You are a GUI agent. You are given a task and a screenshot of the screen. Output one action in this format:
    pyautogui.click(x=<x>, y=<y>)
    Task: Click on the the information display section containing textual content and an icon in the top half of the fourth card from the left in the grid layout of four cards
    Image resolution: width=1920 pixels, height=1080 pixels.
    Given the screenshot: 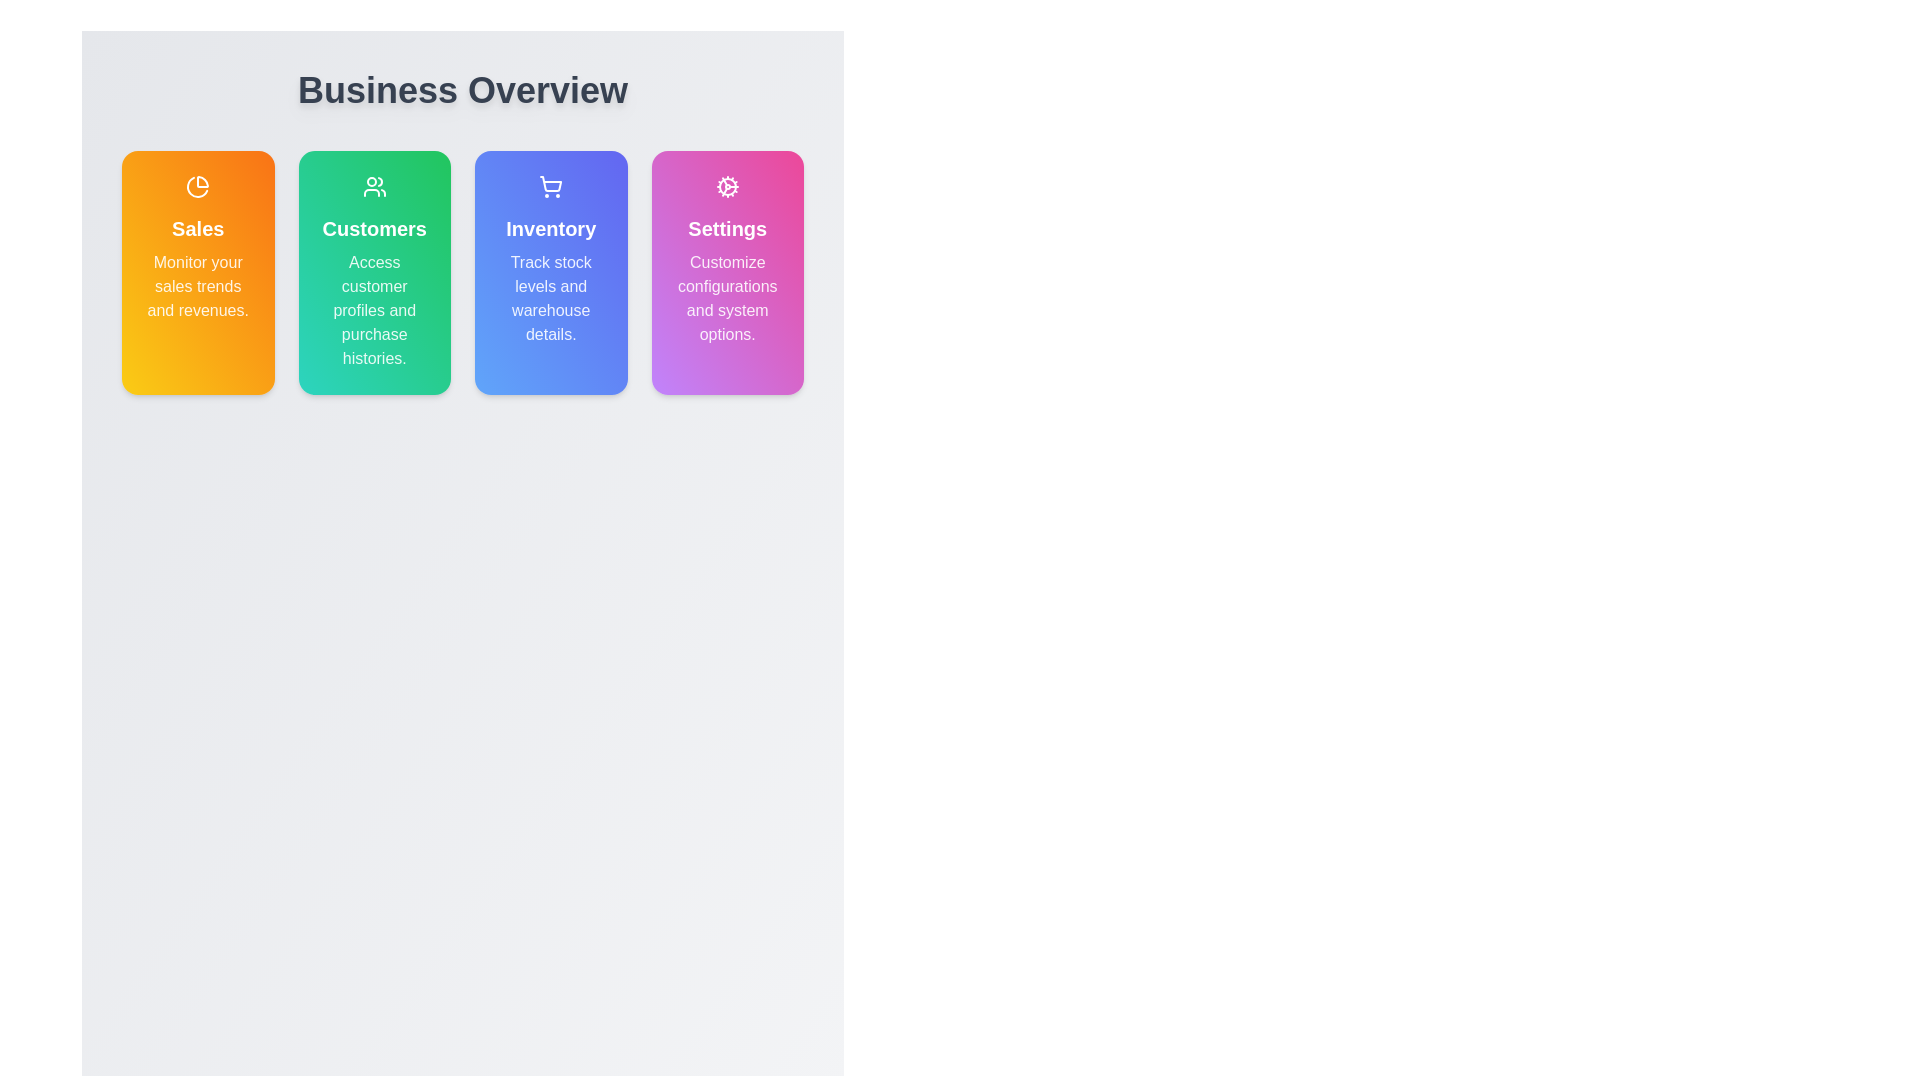 What is the action you would take?
    pyautogui.click(x=726, y=260)
    